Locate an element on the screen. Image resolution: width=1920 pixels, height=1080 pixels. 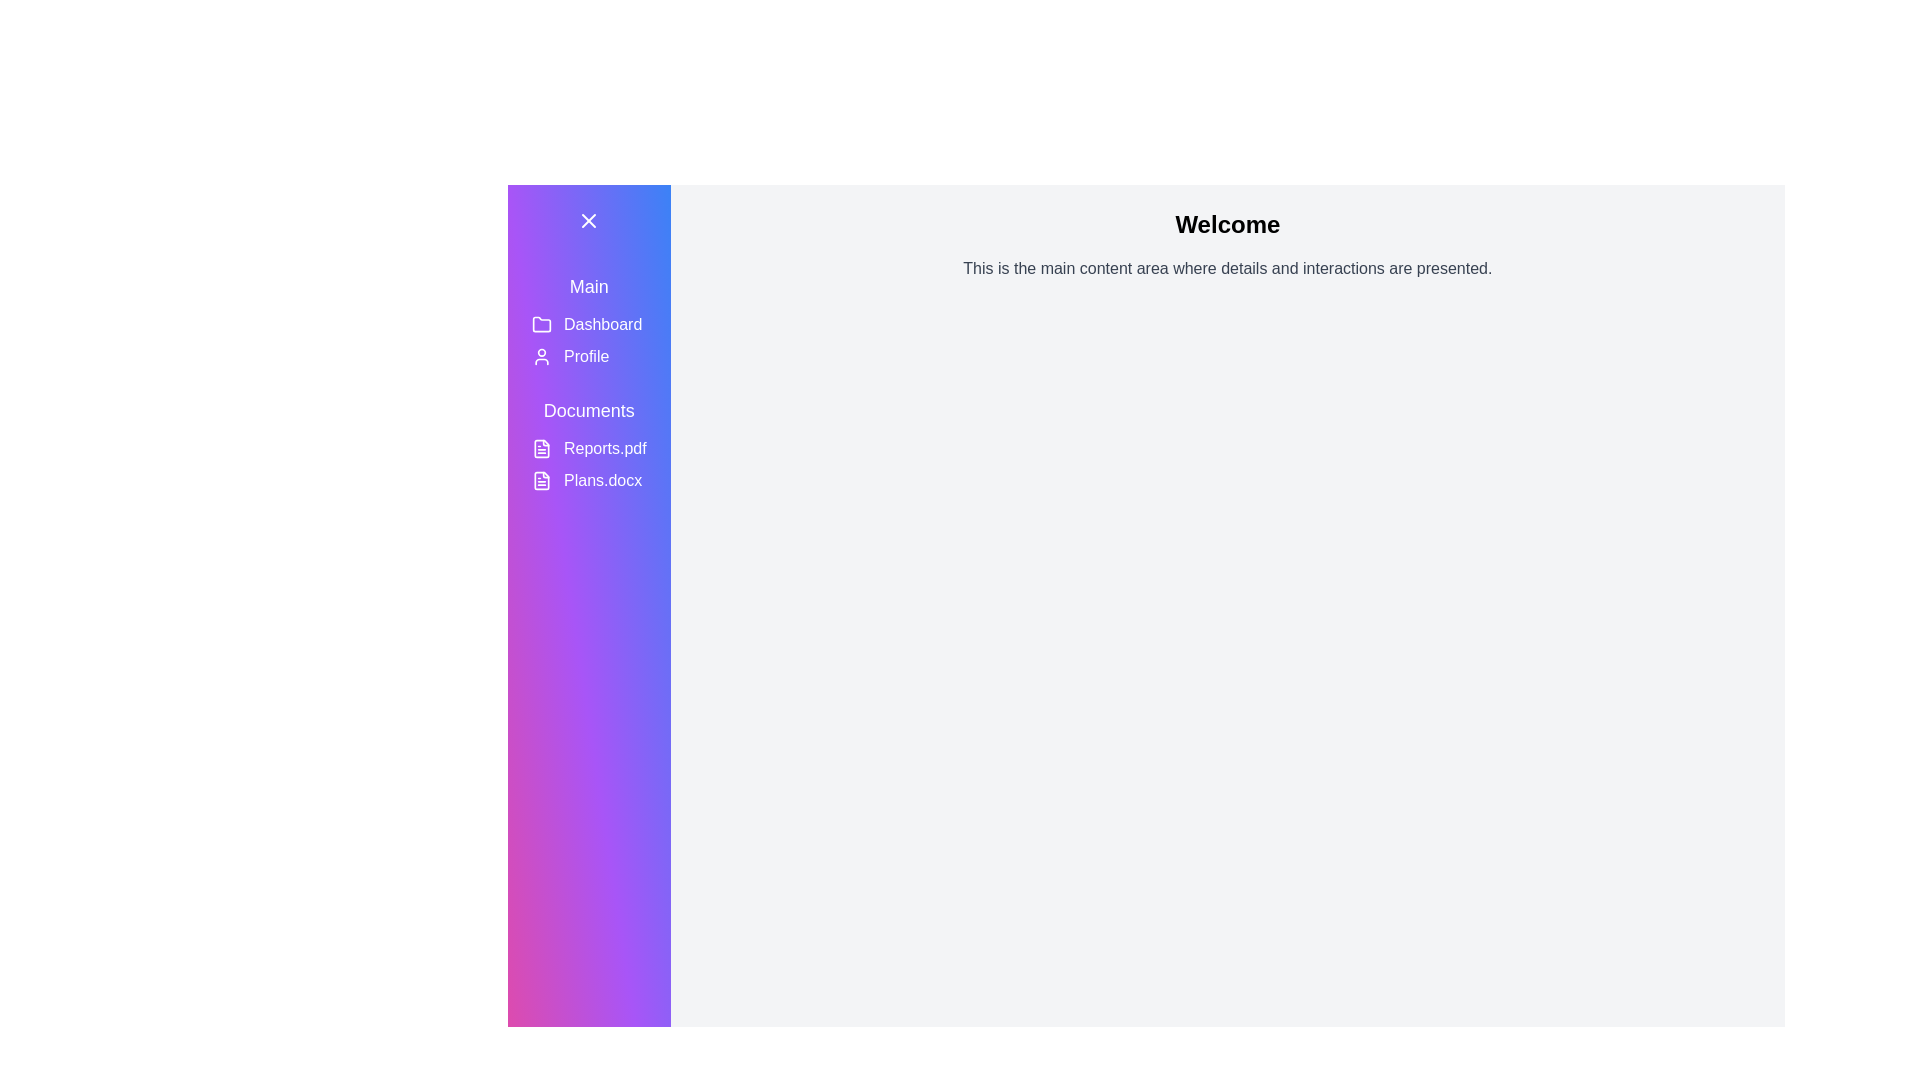
the 'Profile' segment in the Sidebar navigation menu, which consists of a user icon and the text 'Profile' is located at coordinates (588, 339).